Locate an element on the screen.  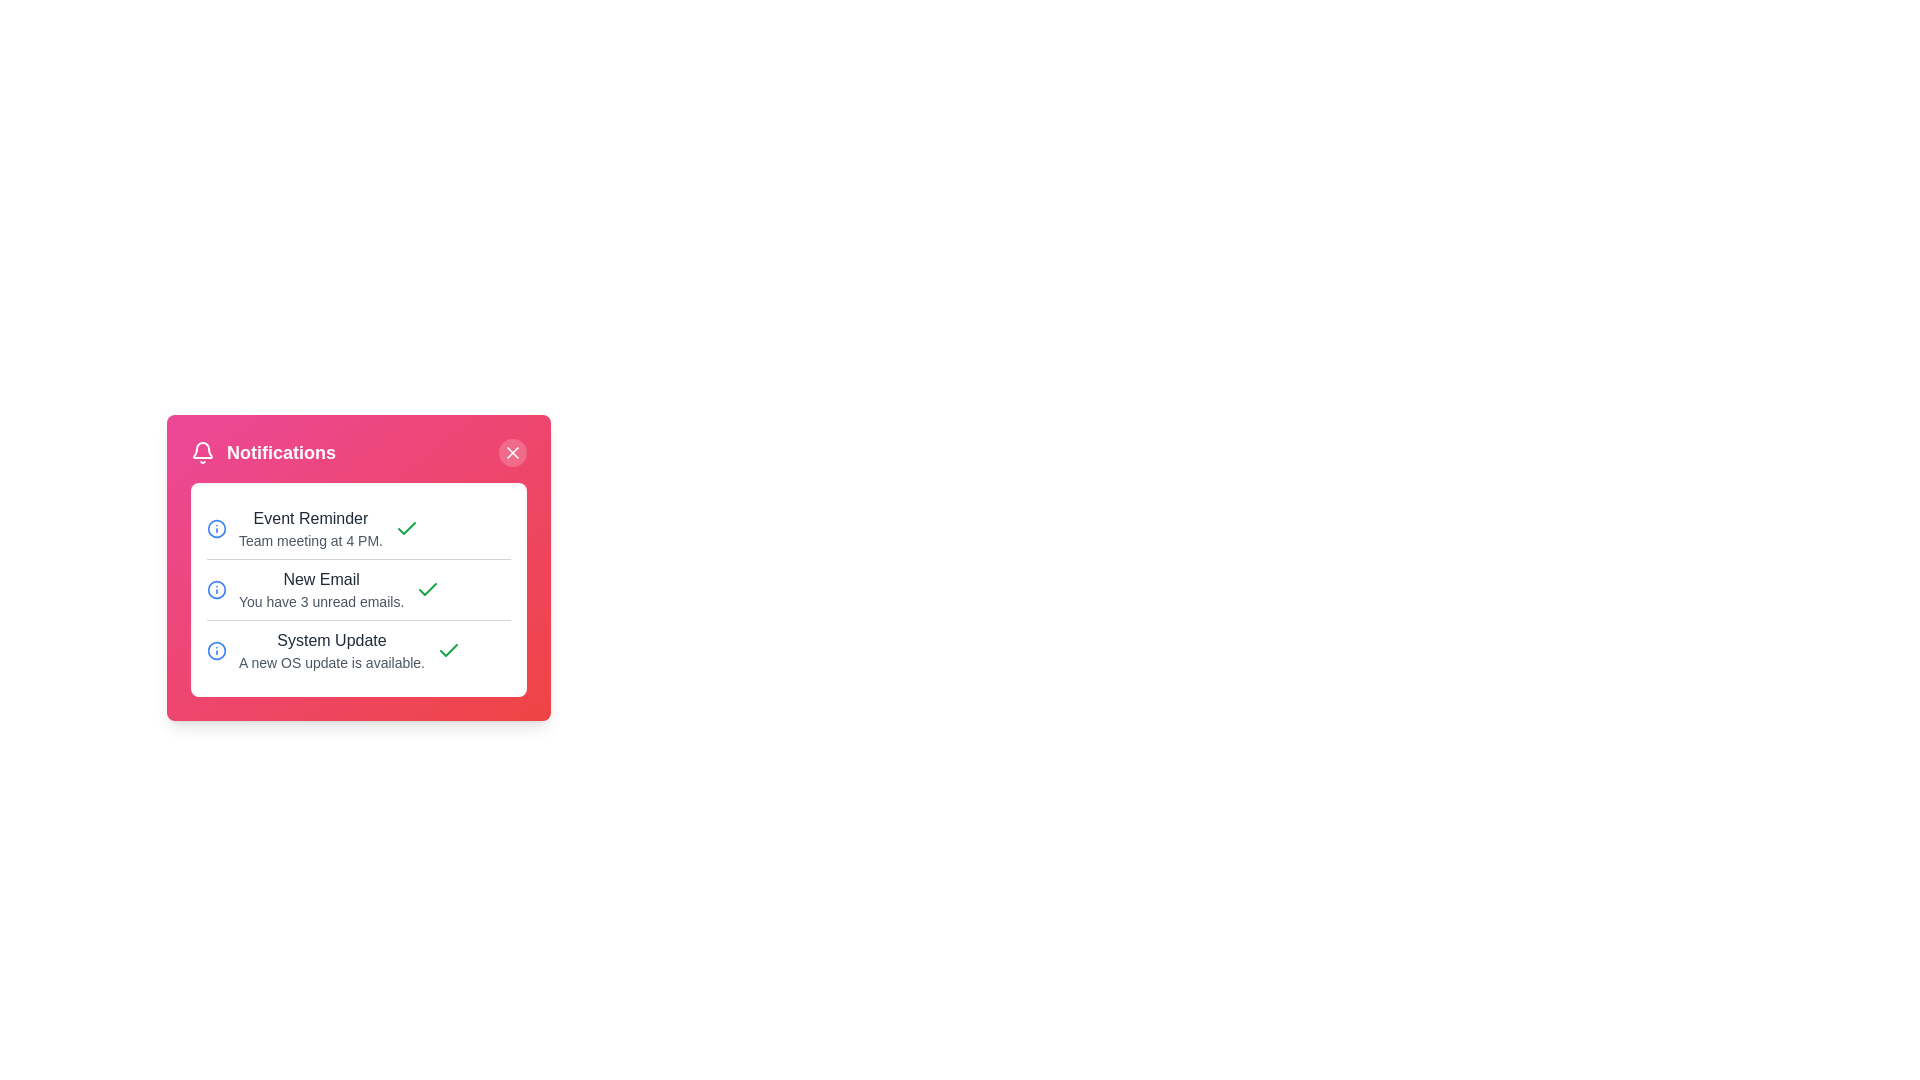
the icon indicating additional information for the 'New Email' notification located at the beginning of the notification entry in the second row of the notification panel is located at coordinates (216, 589).